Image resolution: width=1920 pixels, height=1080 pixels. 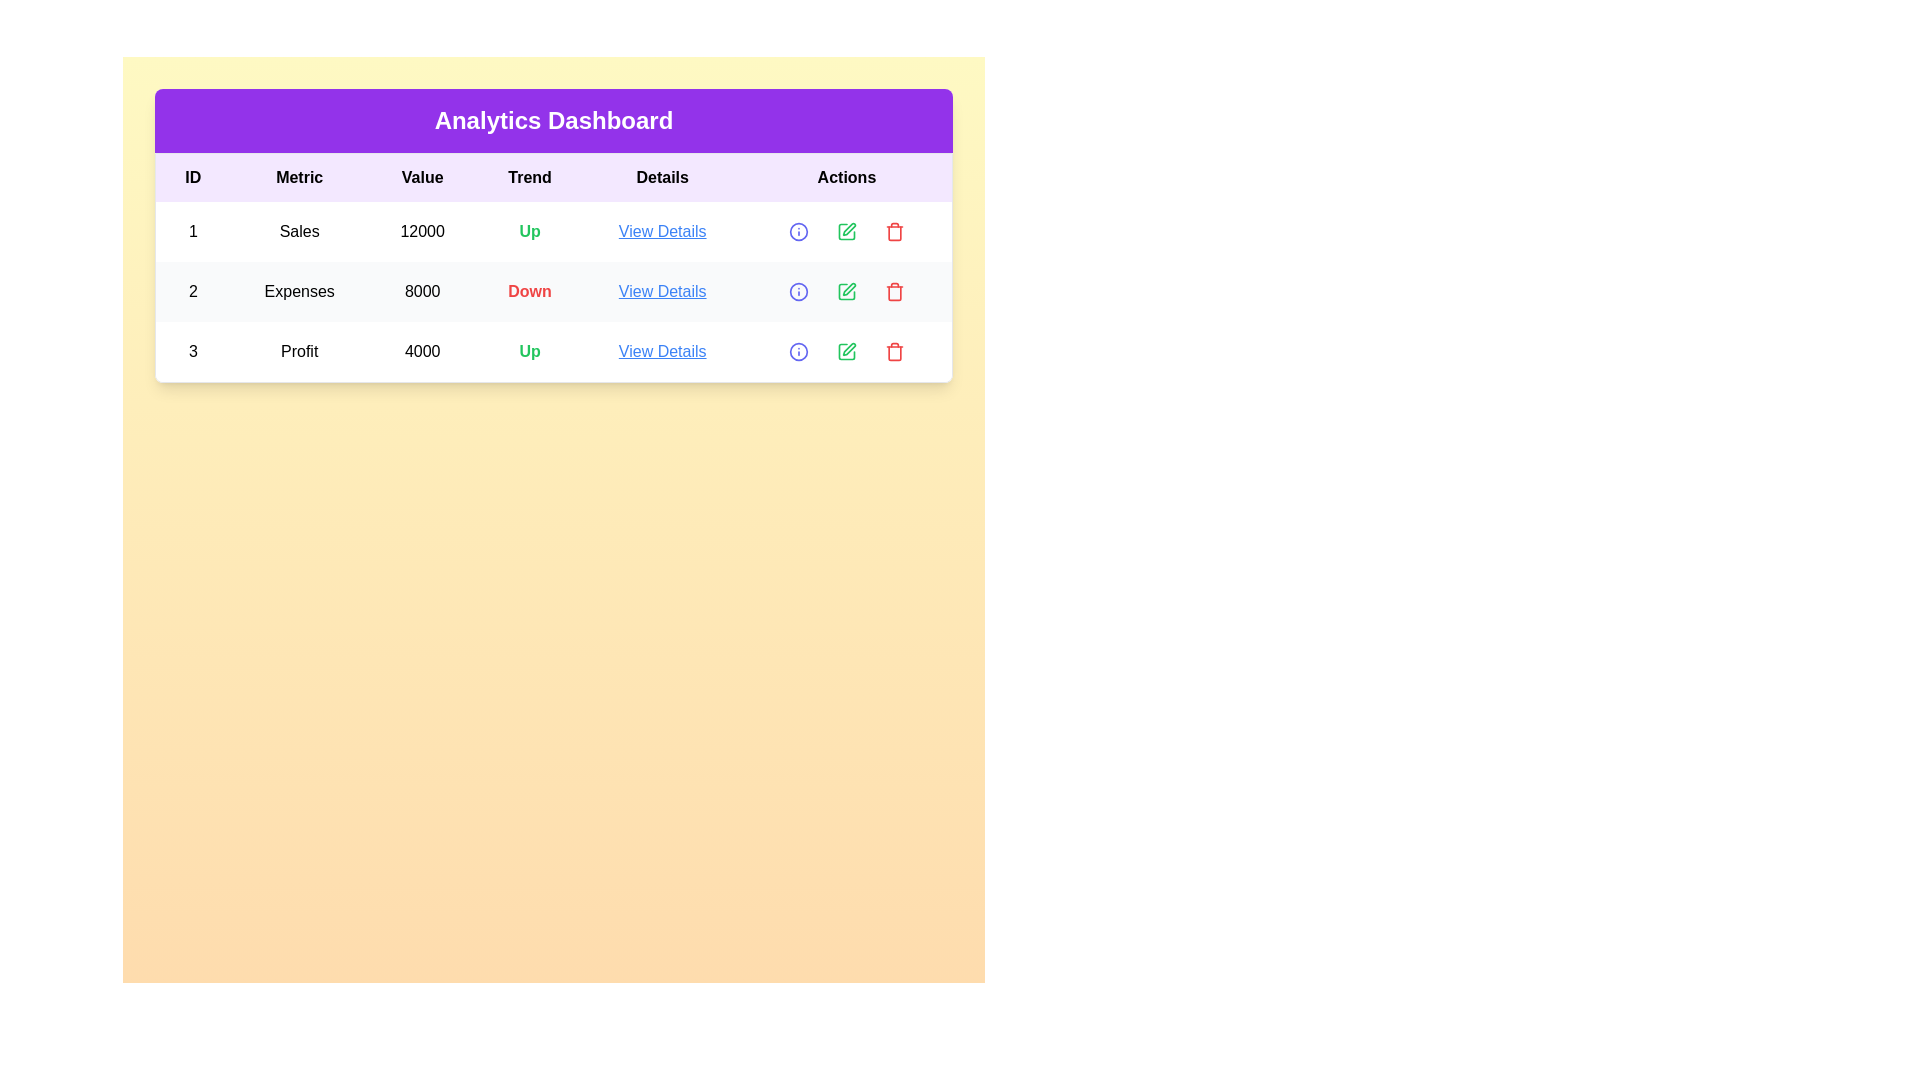 I want to click on the red trash icon button, which is the third action button in the Actions column of the table in the second row, so click(x=893, y=292).